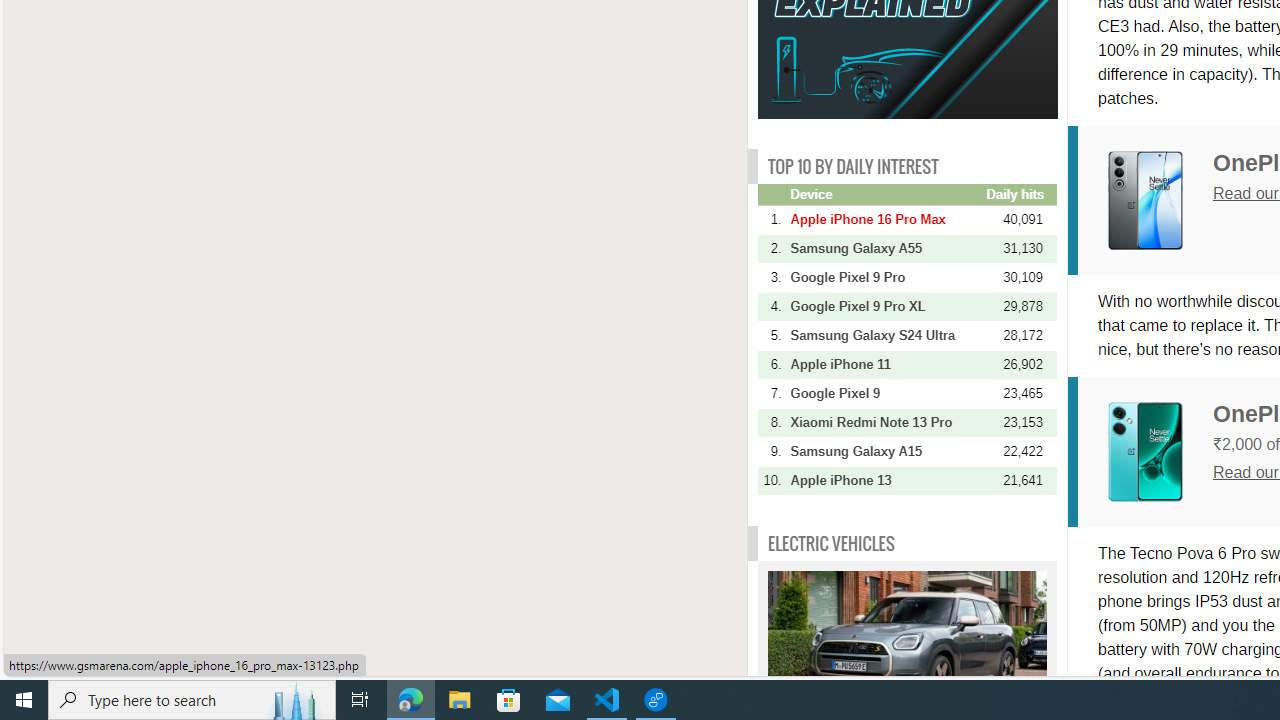 This screenshot has height=720, width=1280. What do you see at coordinates (885, 277) in the screenshot?
I see `'Google Pixel 9 Pro'` at bounding box center [885, 277].